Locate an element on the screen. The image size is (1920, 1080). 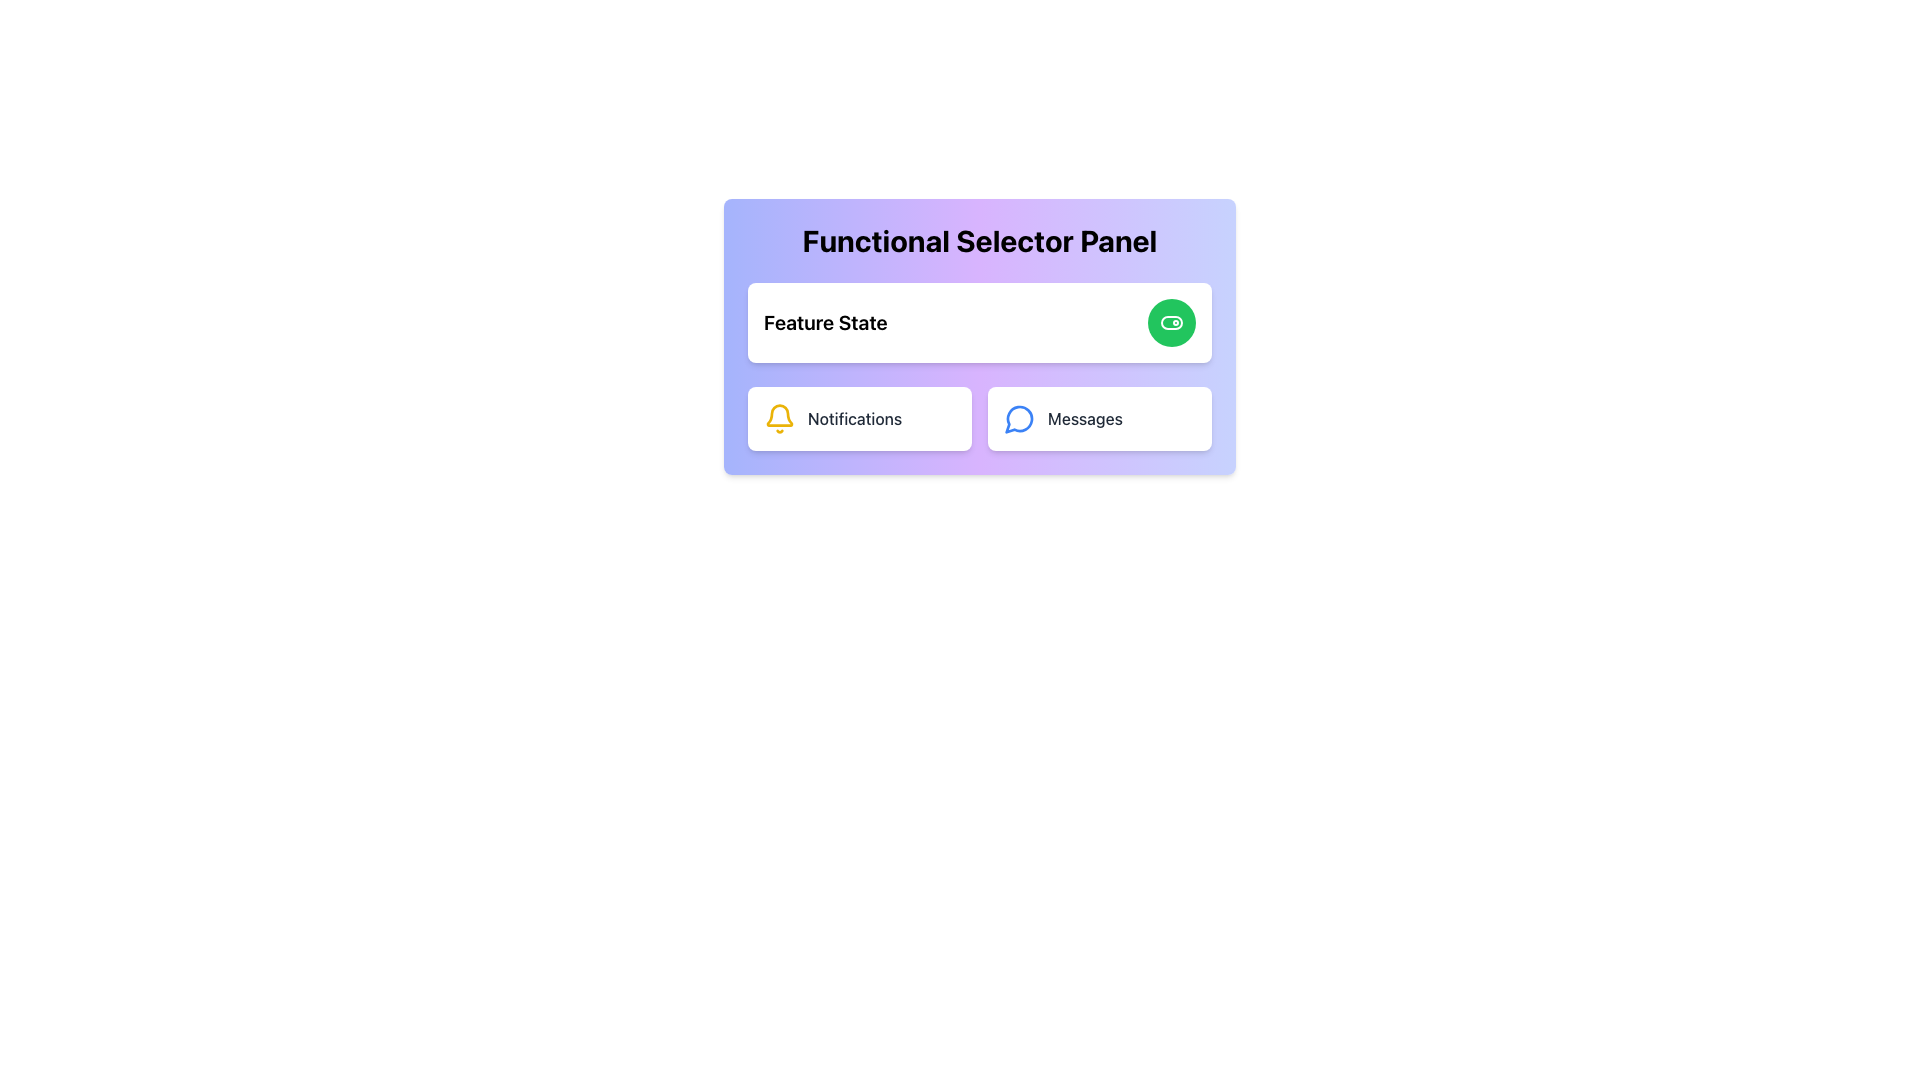
the 'Functional Selector Panel' is located at coordinates (979, 335).